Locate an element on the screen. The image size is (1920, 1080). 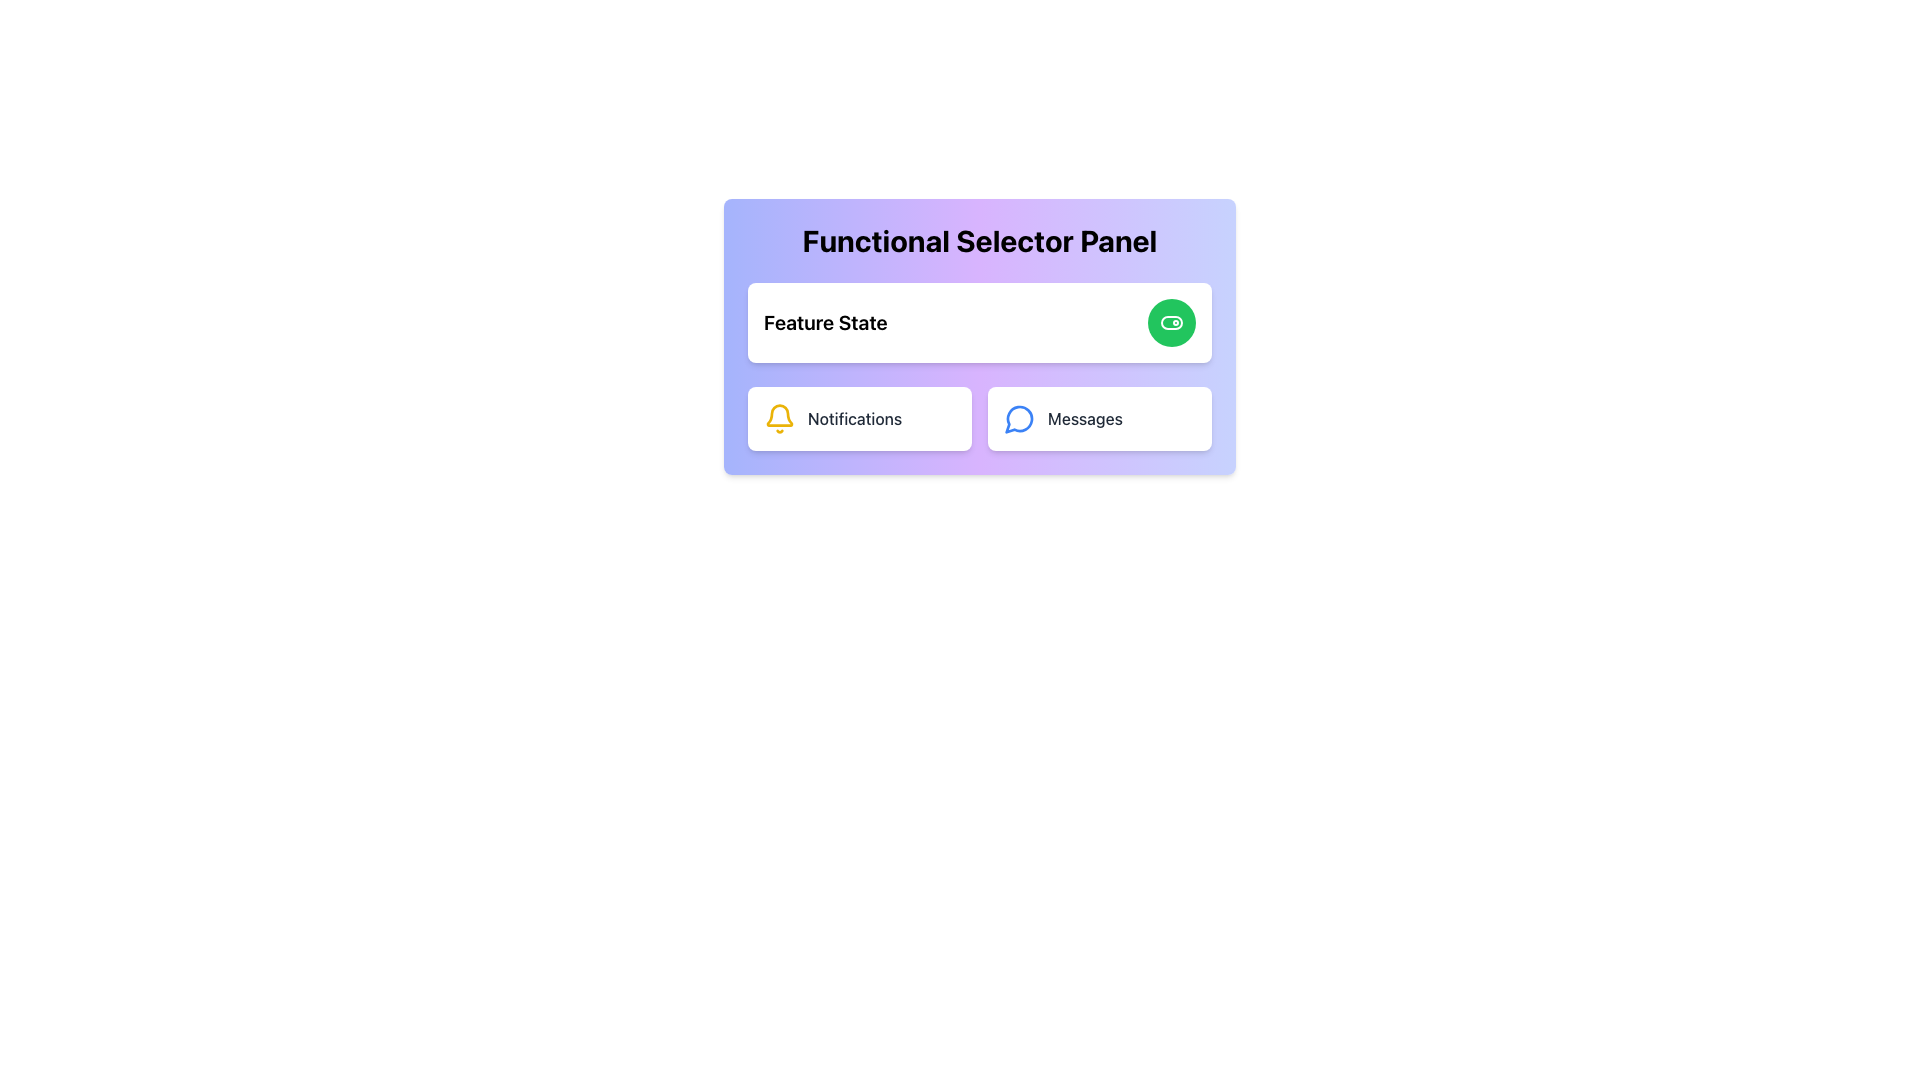
the 'Functional Selector Panel' is located at coordinates (979, 335).